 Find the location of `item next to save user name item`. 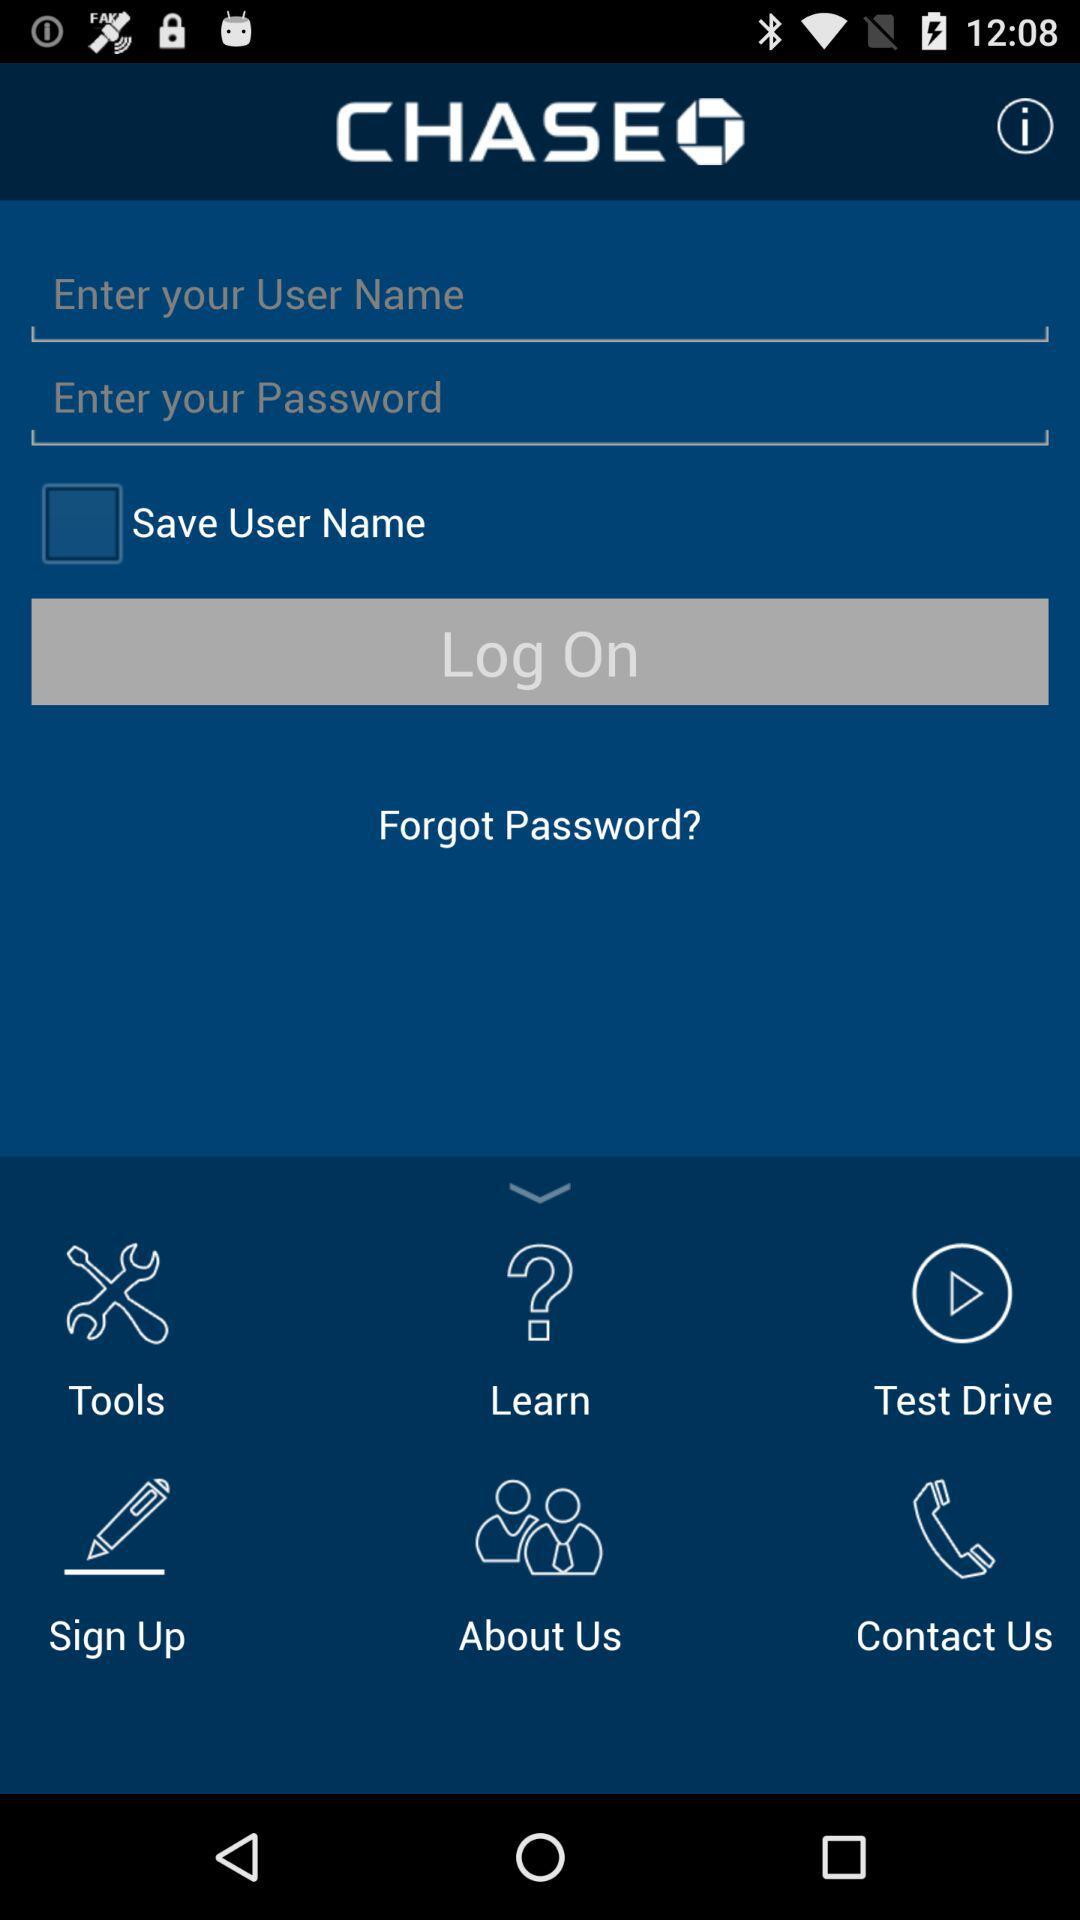

item next to save user name item is located at coordinates (80, 522).